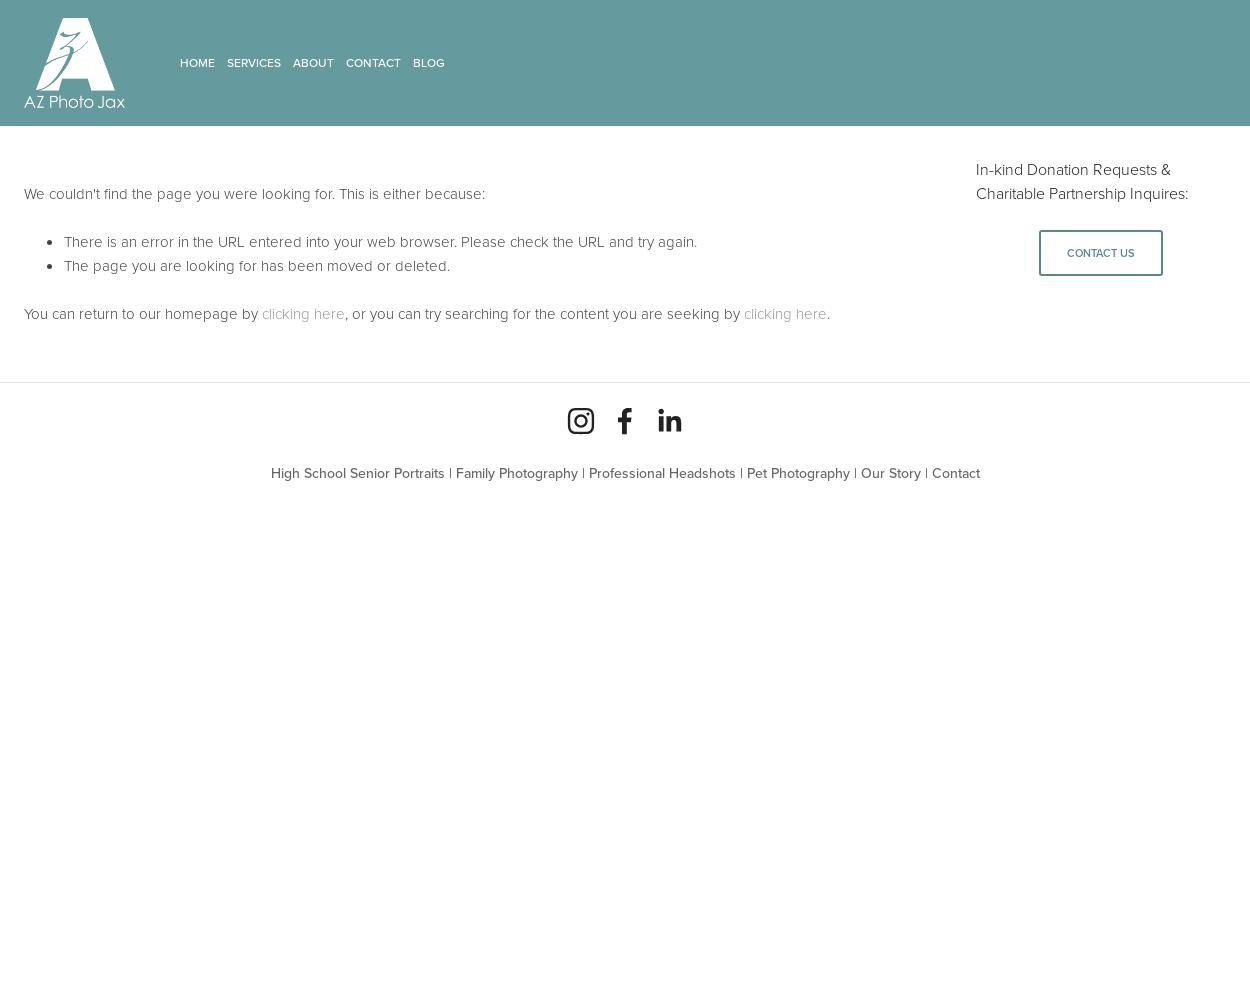 The image size is (1250, 1000). I want to click on 'High School Senior', so click(328, 472).